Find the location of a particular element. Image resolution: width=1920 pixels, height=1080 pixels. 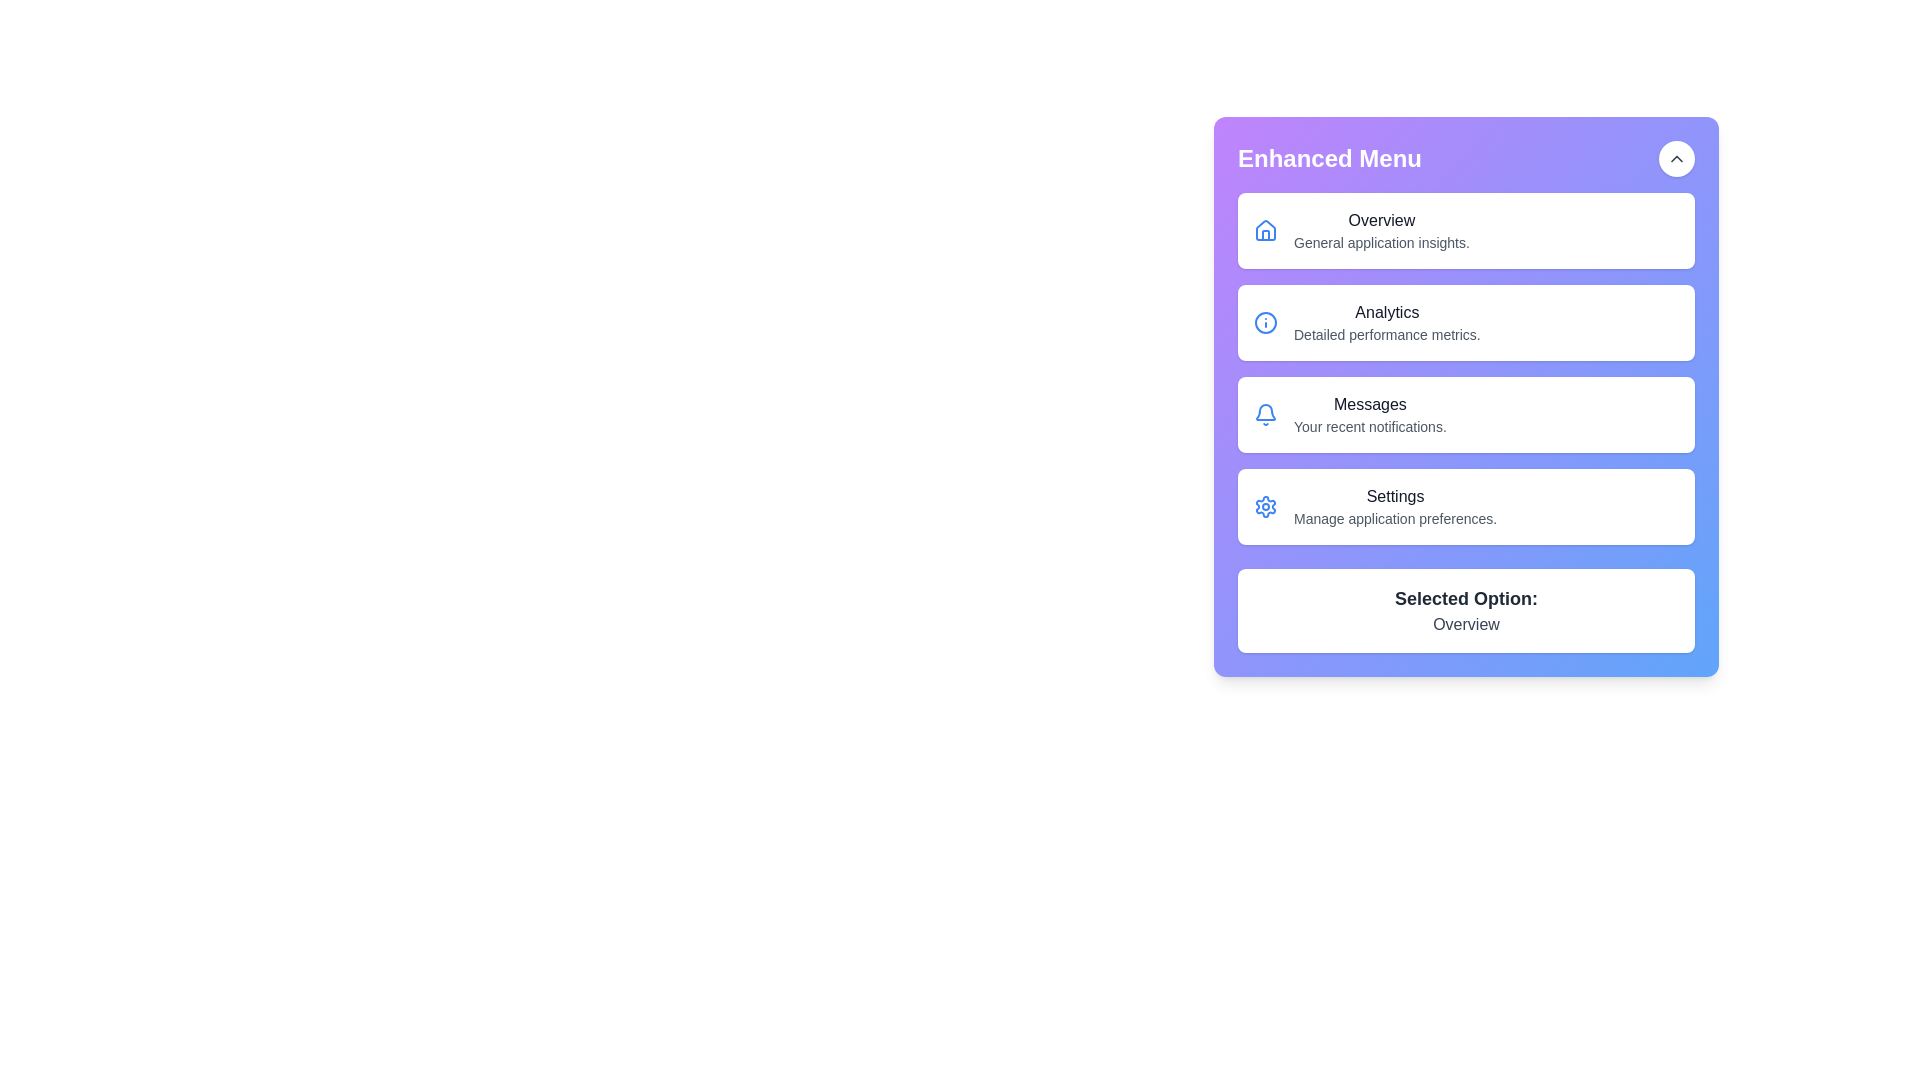

the Text Label providing additional descriptive information about the 'Analytics' menu option in the sidebar by moving the cursor to its center point is located at coordinates (1386, 334).